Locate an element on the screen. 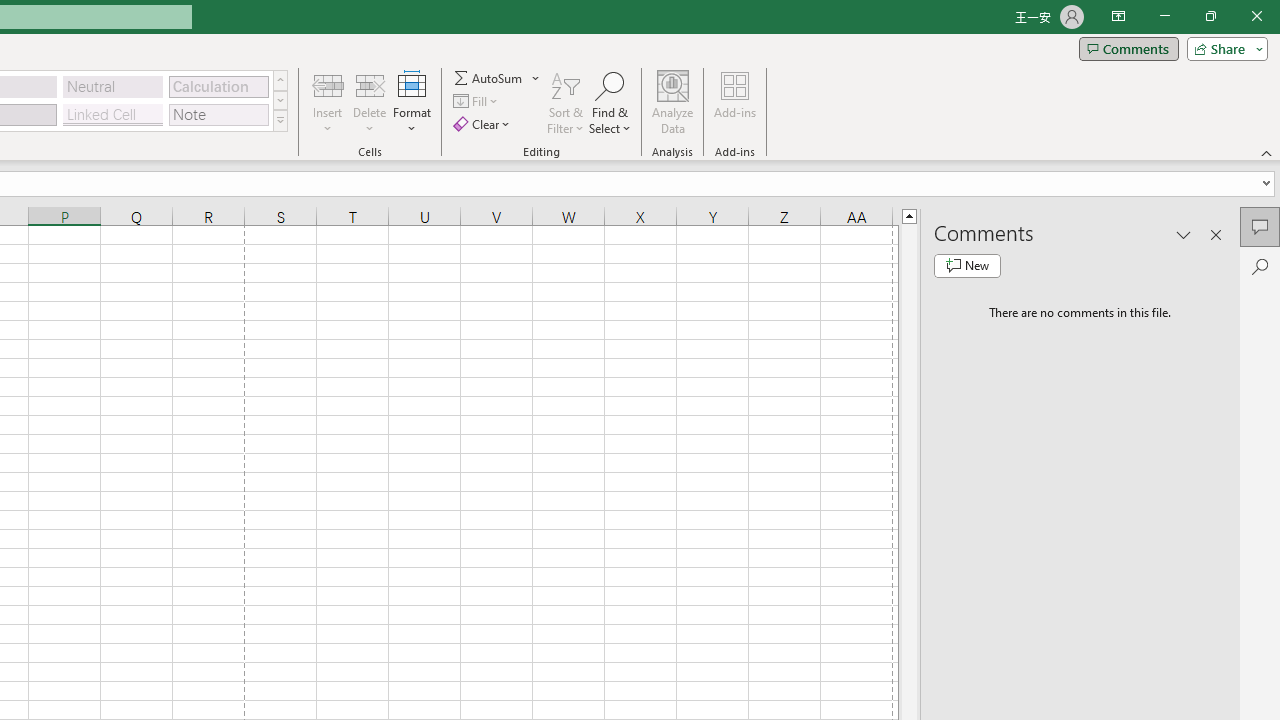  'Row Down' is located at coordinates (279, 100).